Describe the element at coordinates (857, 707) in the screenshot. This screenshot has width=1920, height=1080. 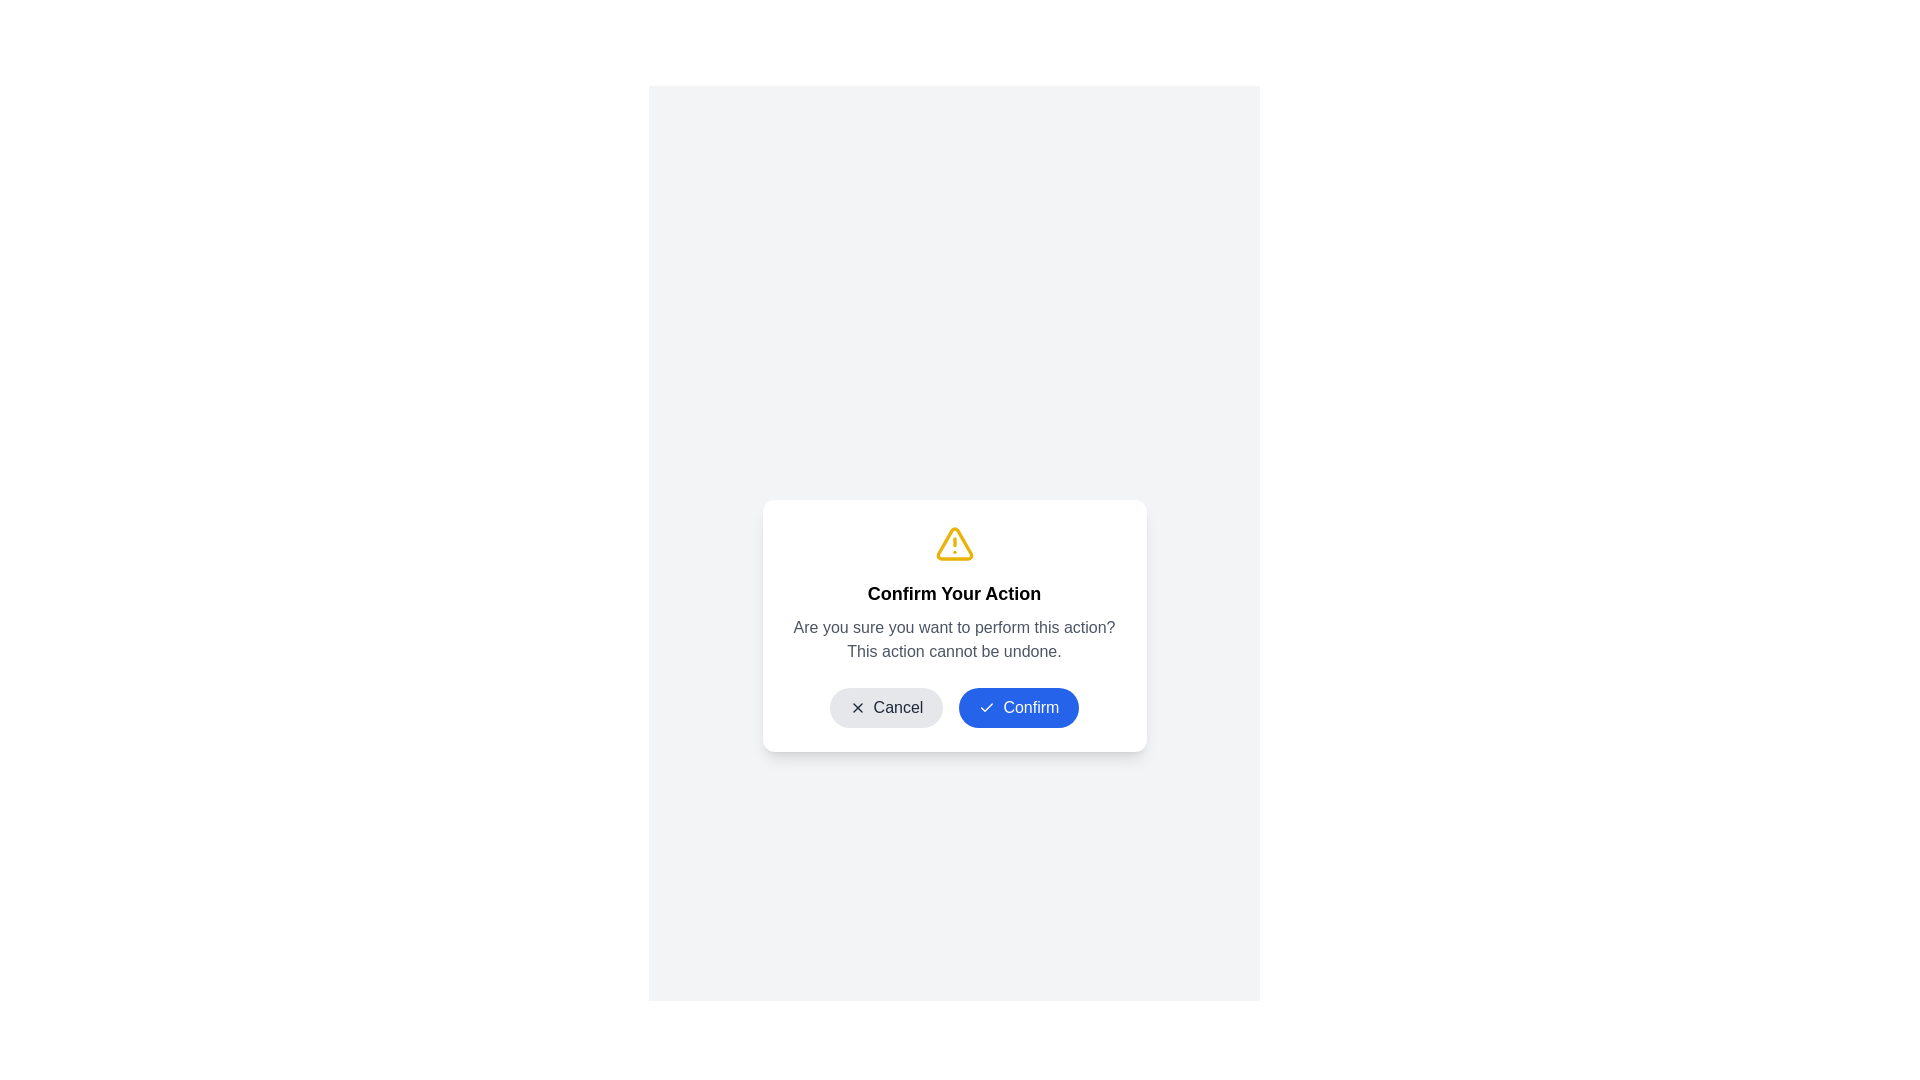
I see `the 'X' icon located to the left of the 'Cancel' button in the confirmation modal` at that location.